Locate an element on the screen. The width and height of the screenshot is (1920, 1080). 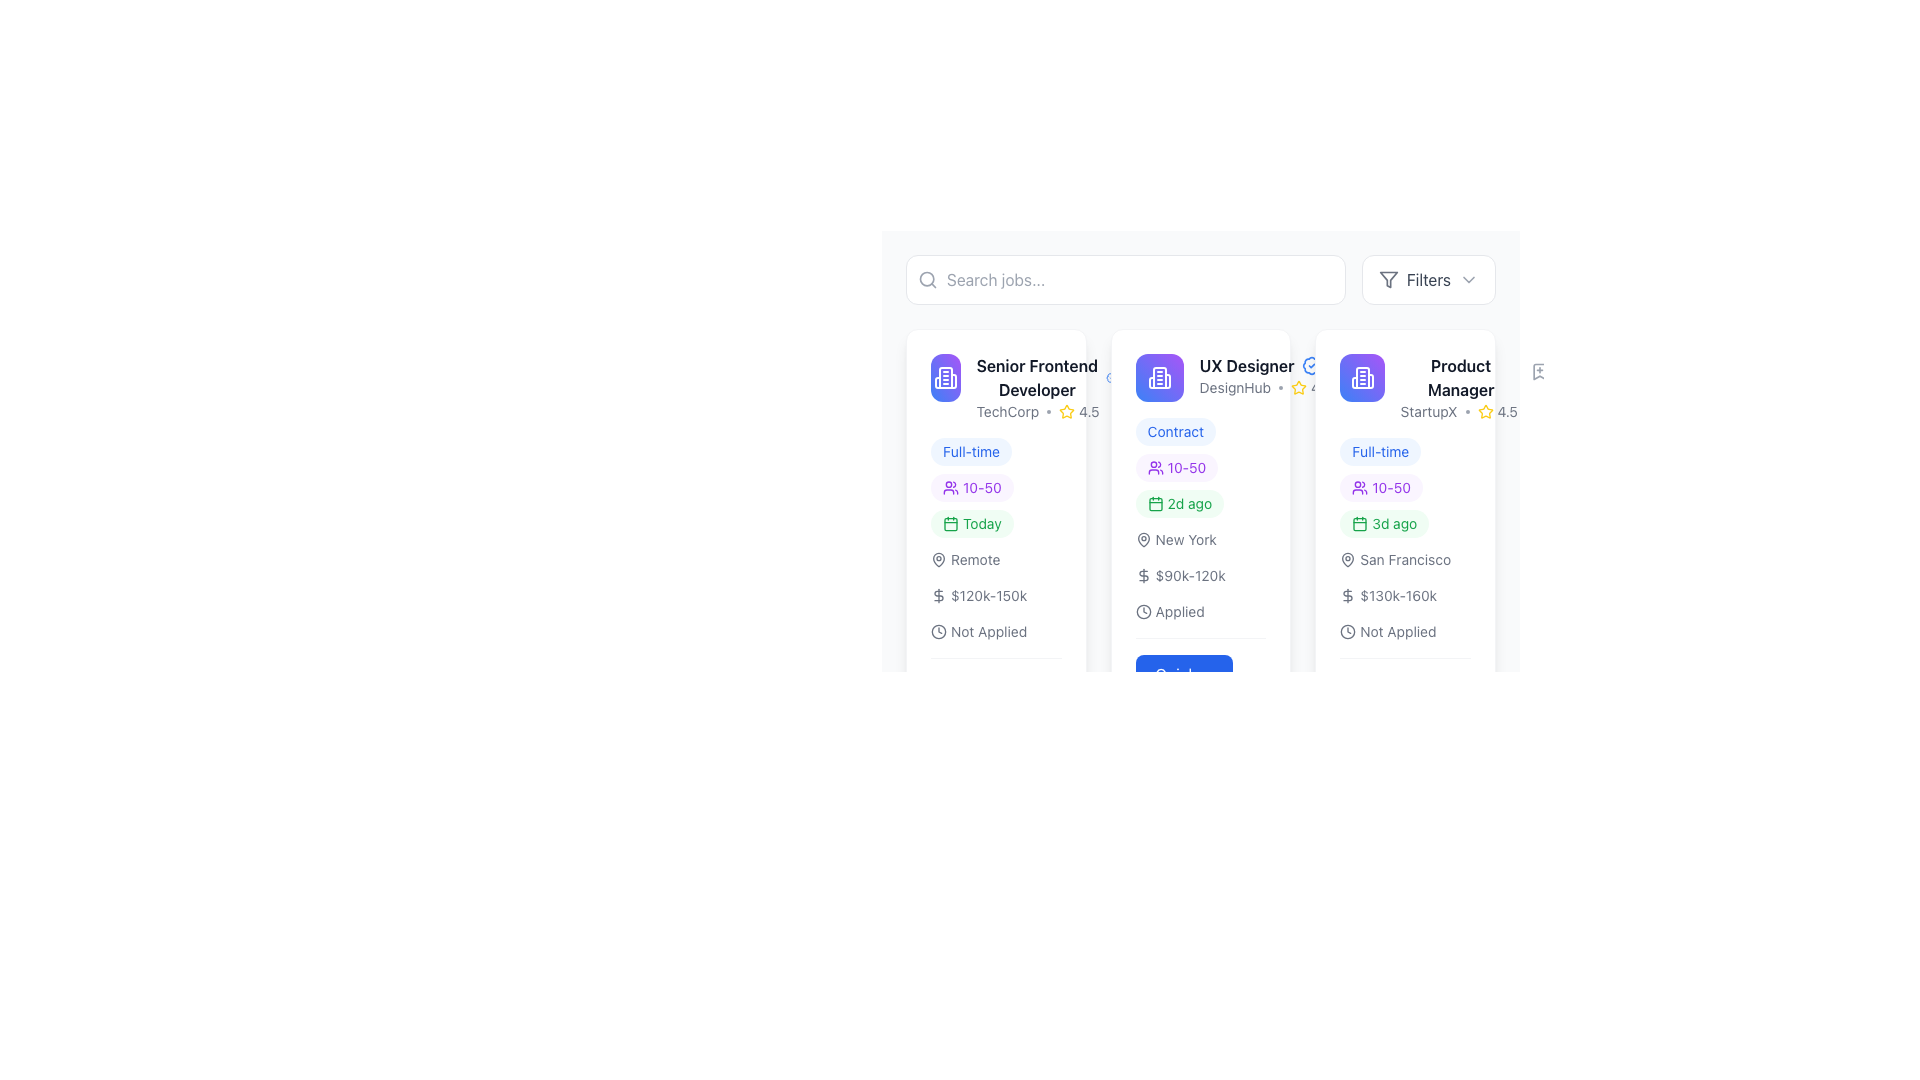
the text label indicating the name of the company associated with the job posting, located within the job card for 'Senior Frontend Developer' is located at coordinates (1007, 411).